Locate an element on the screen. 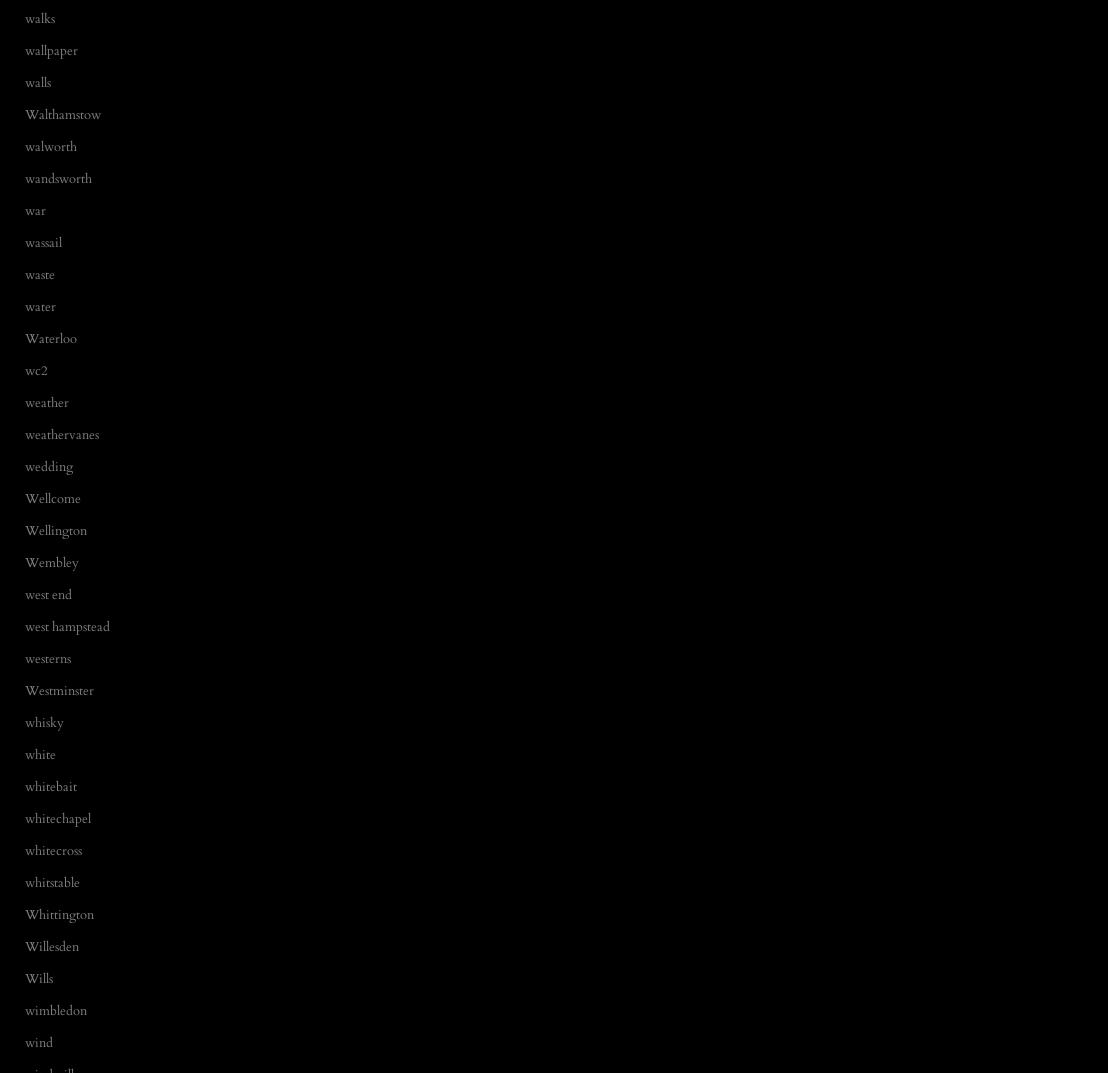 This screenshot has width=1108, height=1073. 'Willesden' is located at coordinates (50, 945).